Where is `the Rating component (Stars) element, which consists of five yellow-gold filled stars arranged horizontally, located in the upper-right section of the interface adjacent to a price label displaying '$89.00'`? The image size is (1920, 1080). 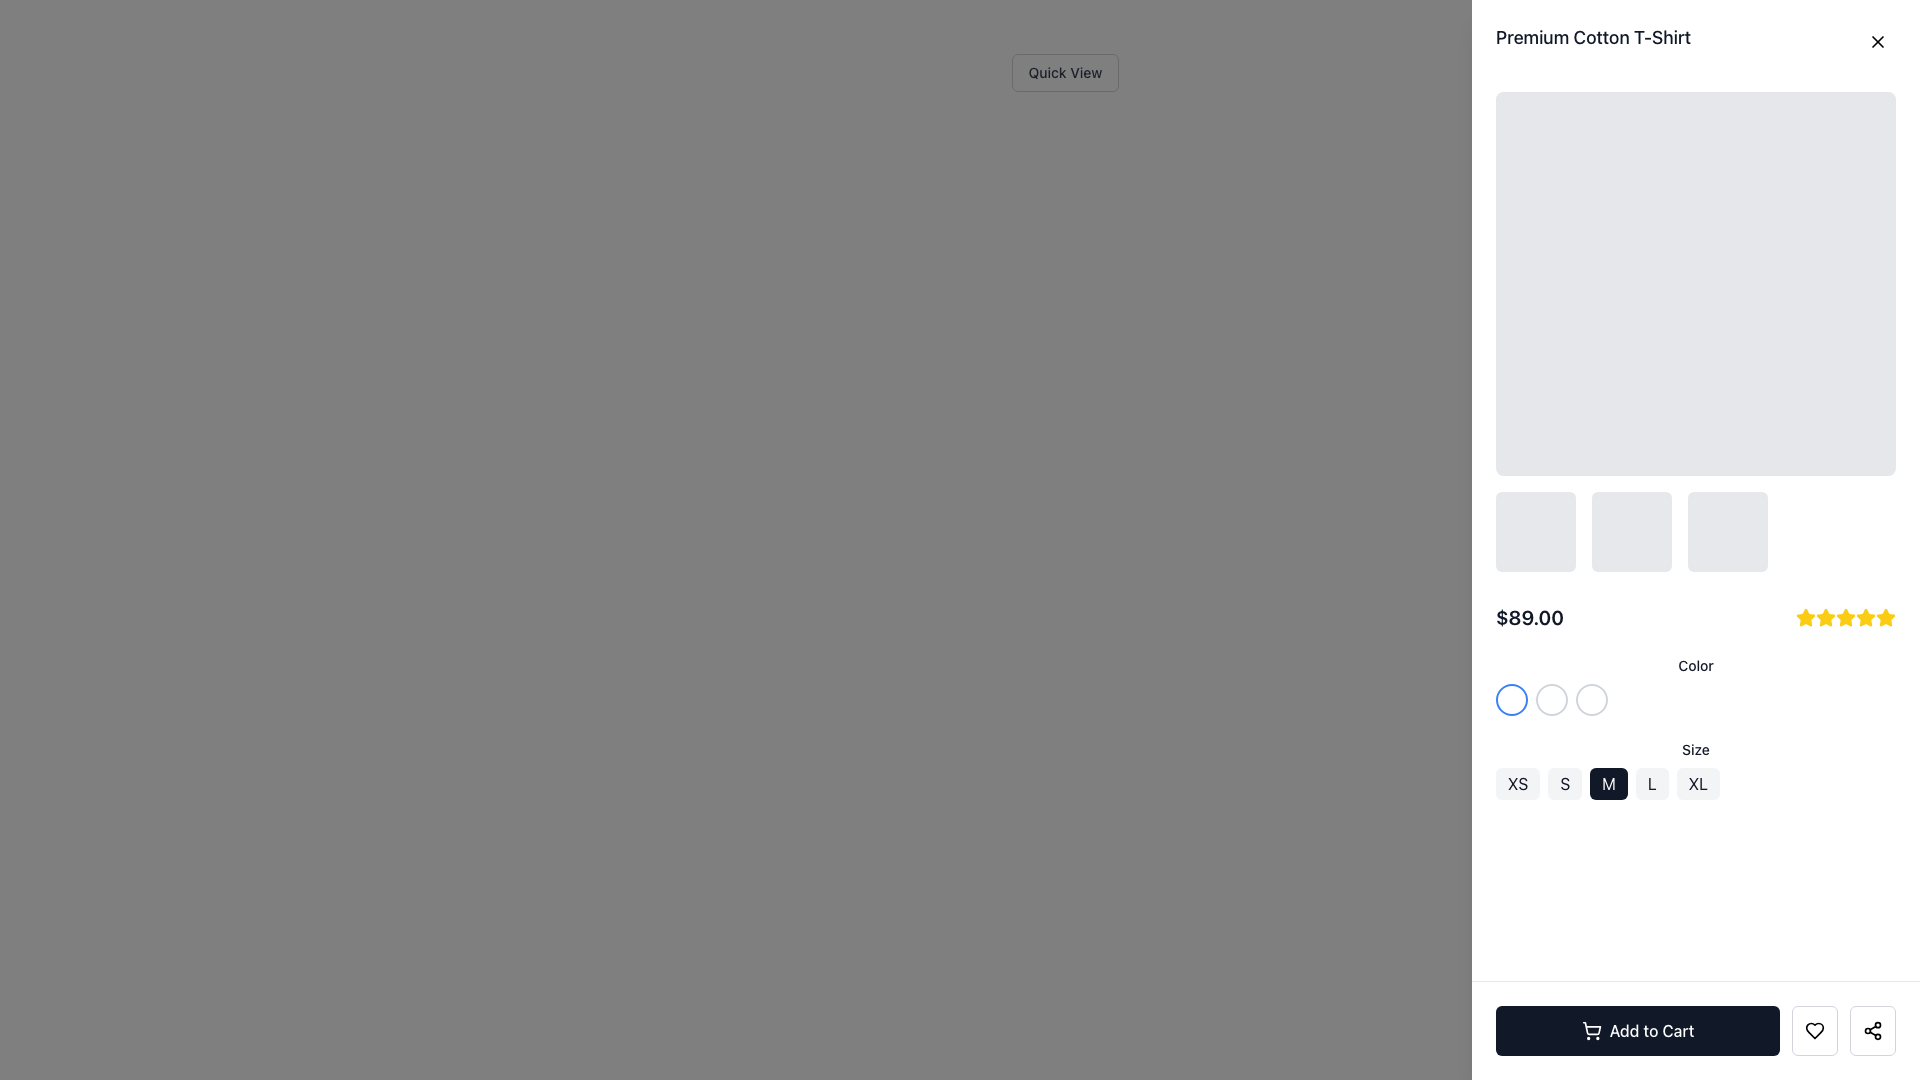
the Rating component (Stars) element, which consists of five yellow-gold filled stars arranged horizontally, located in the upper-right section of the interface adjacent to a price label displaying '$89.00' is located at coordinates (1845, 616).